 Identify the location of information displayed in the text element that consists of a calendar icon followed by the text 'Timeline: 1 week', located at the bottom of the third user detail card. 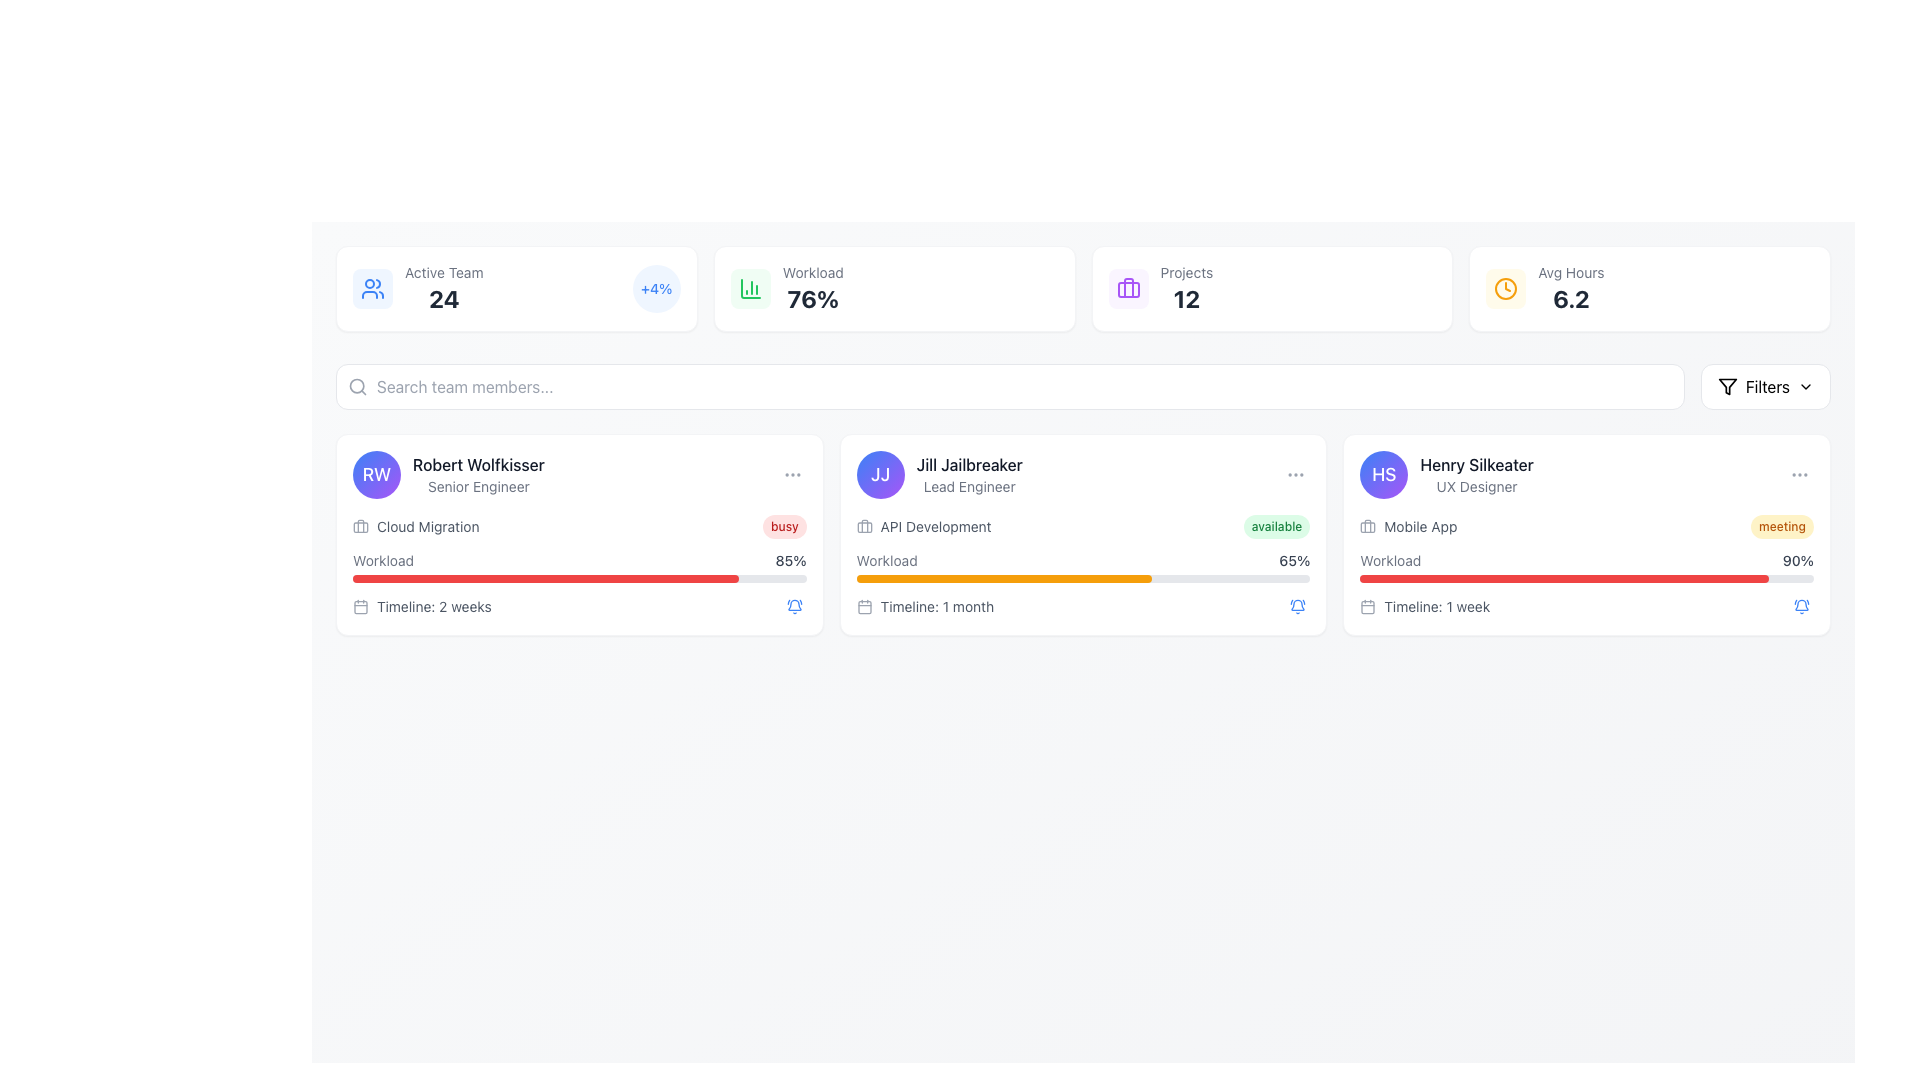
(1424, 605).